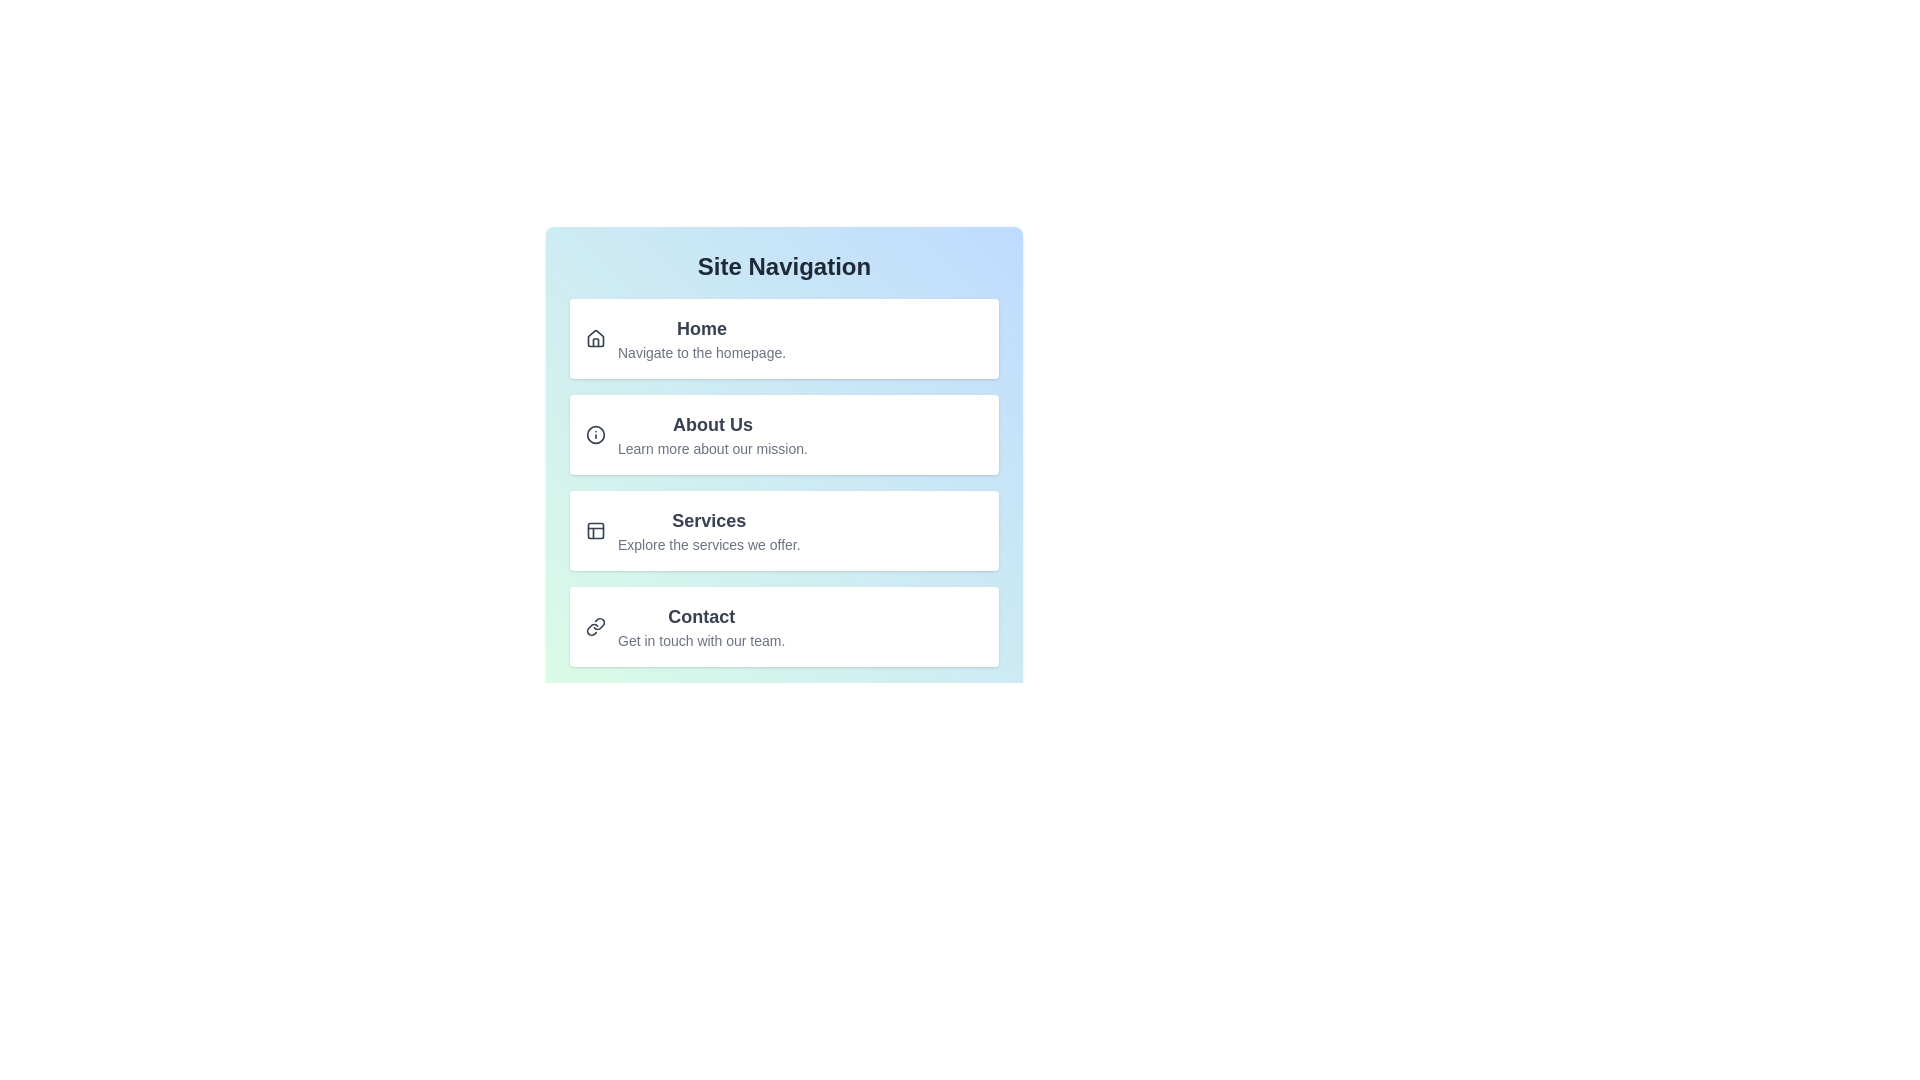  Describe the element at coordinates (594, 434) in the screenshot. I see `the circular information icon with an outlined stroke, located on the left side of the 'About Us' section in the Site Navigation menu` at that location.